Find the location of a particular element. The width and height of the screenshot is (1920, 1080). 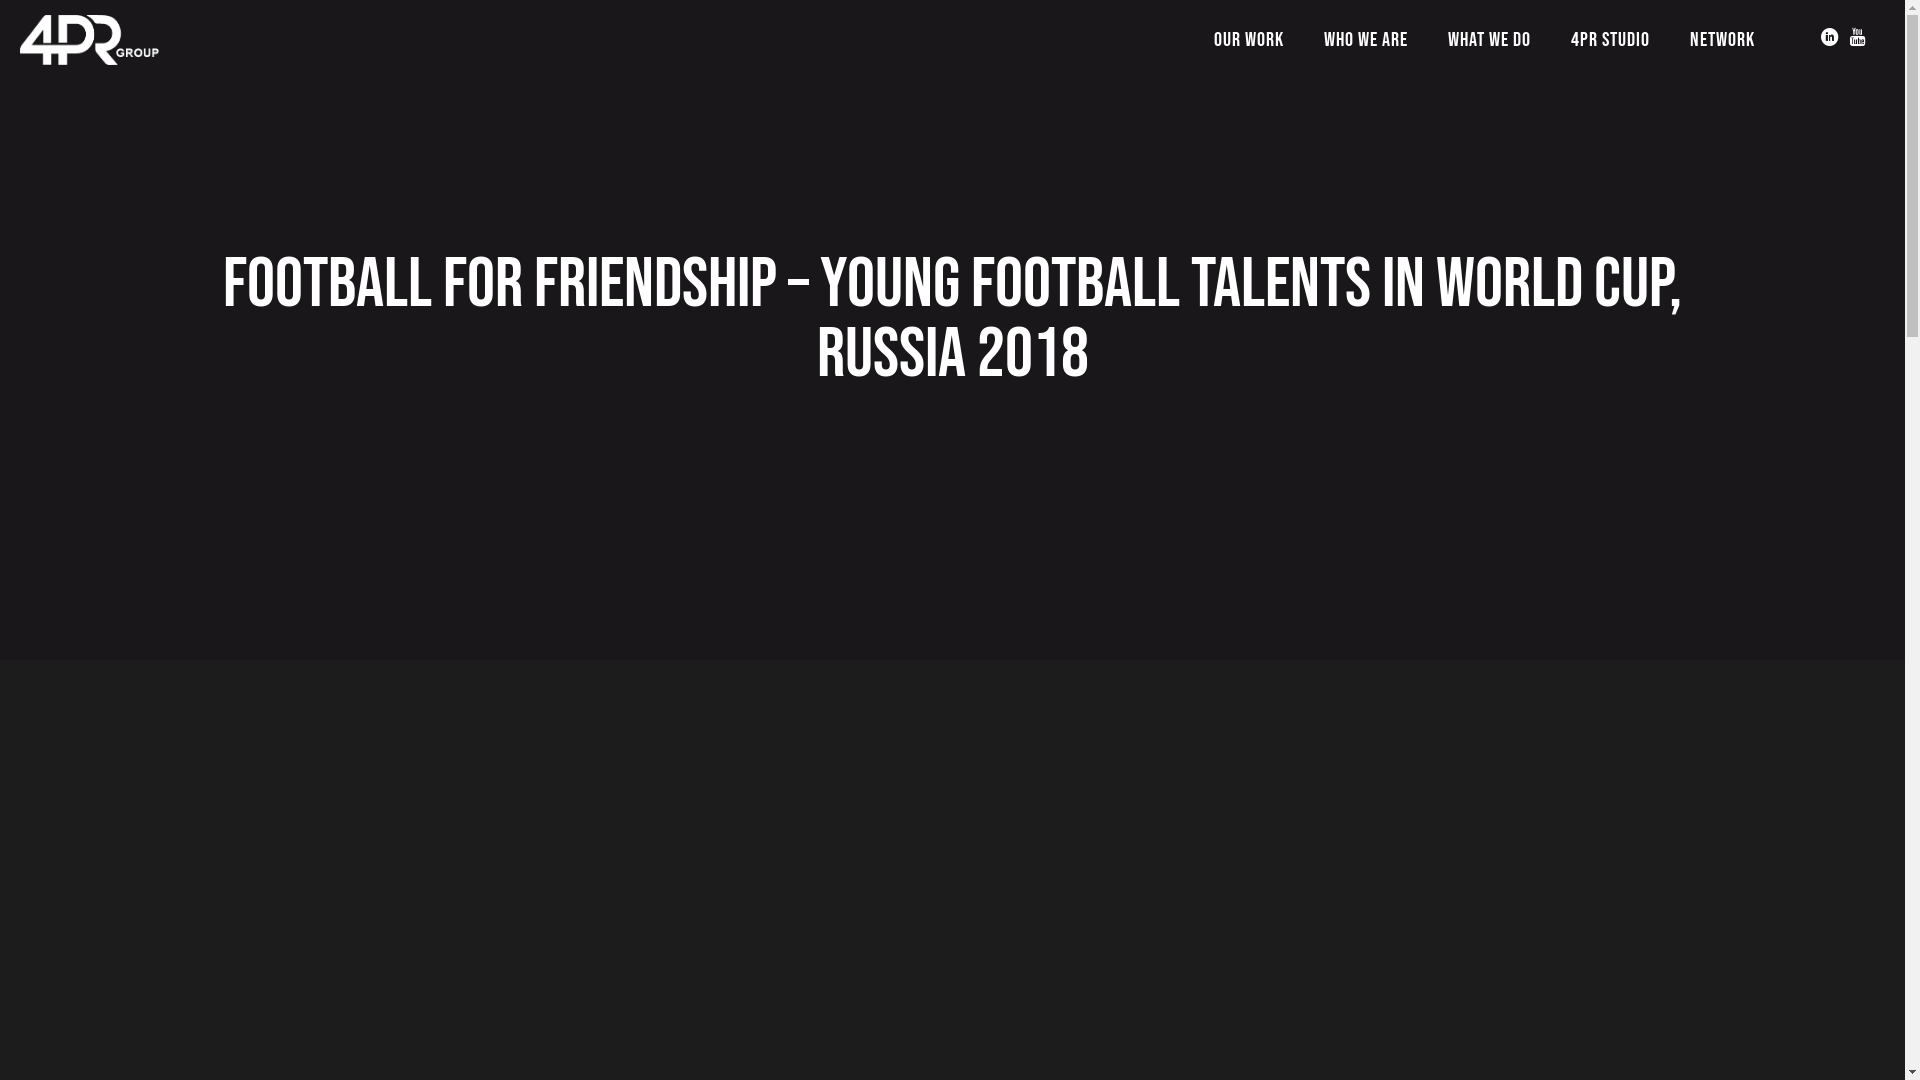

'4PR STUDIO' is located at coordinates (1610, 39).